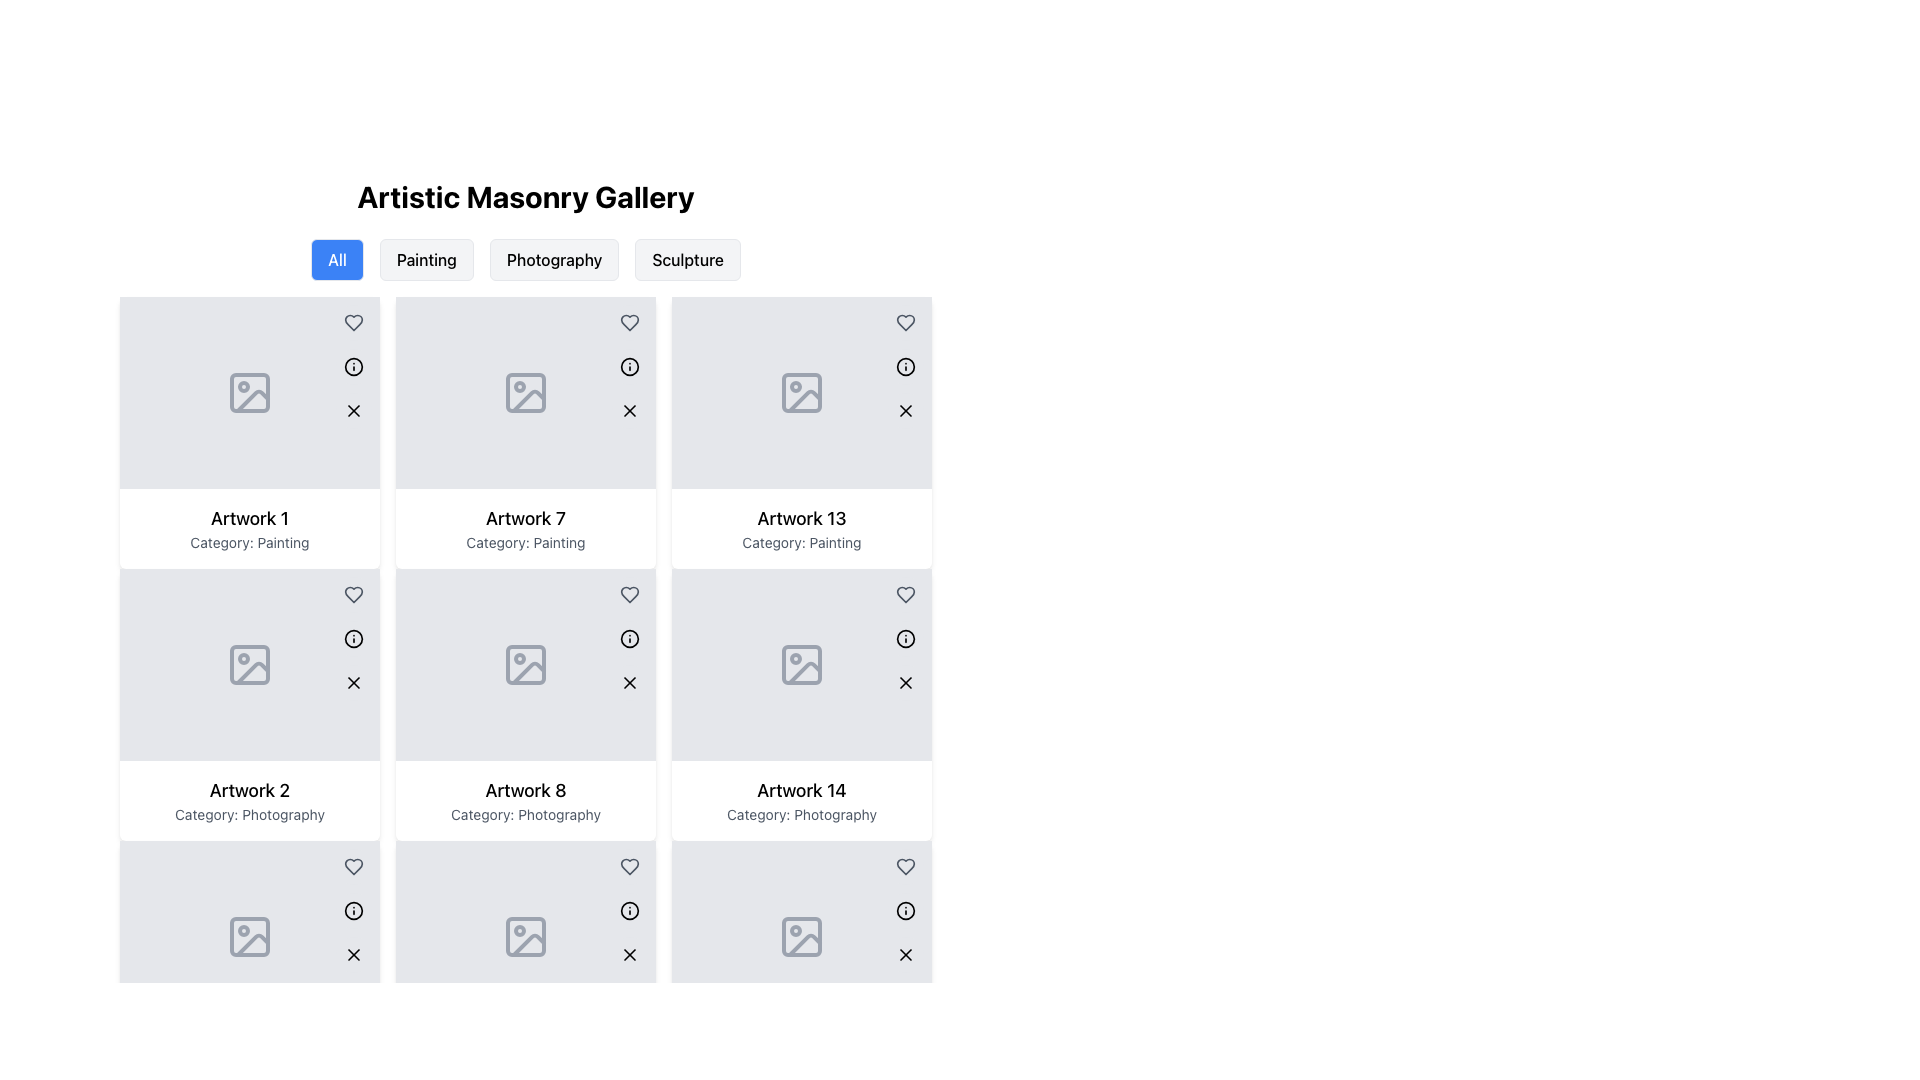 This screenshot has width=1920, height=1080. Describe the element at coordinates (354, 593) in the screenshot. I see `the favorite icon located at the top-right corner of the card labeled 'Artwork 1'` at that location.